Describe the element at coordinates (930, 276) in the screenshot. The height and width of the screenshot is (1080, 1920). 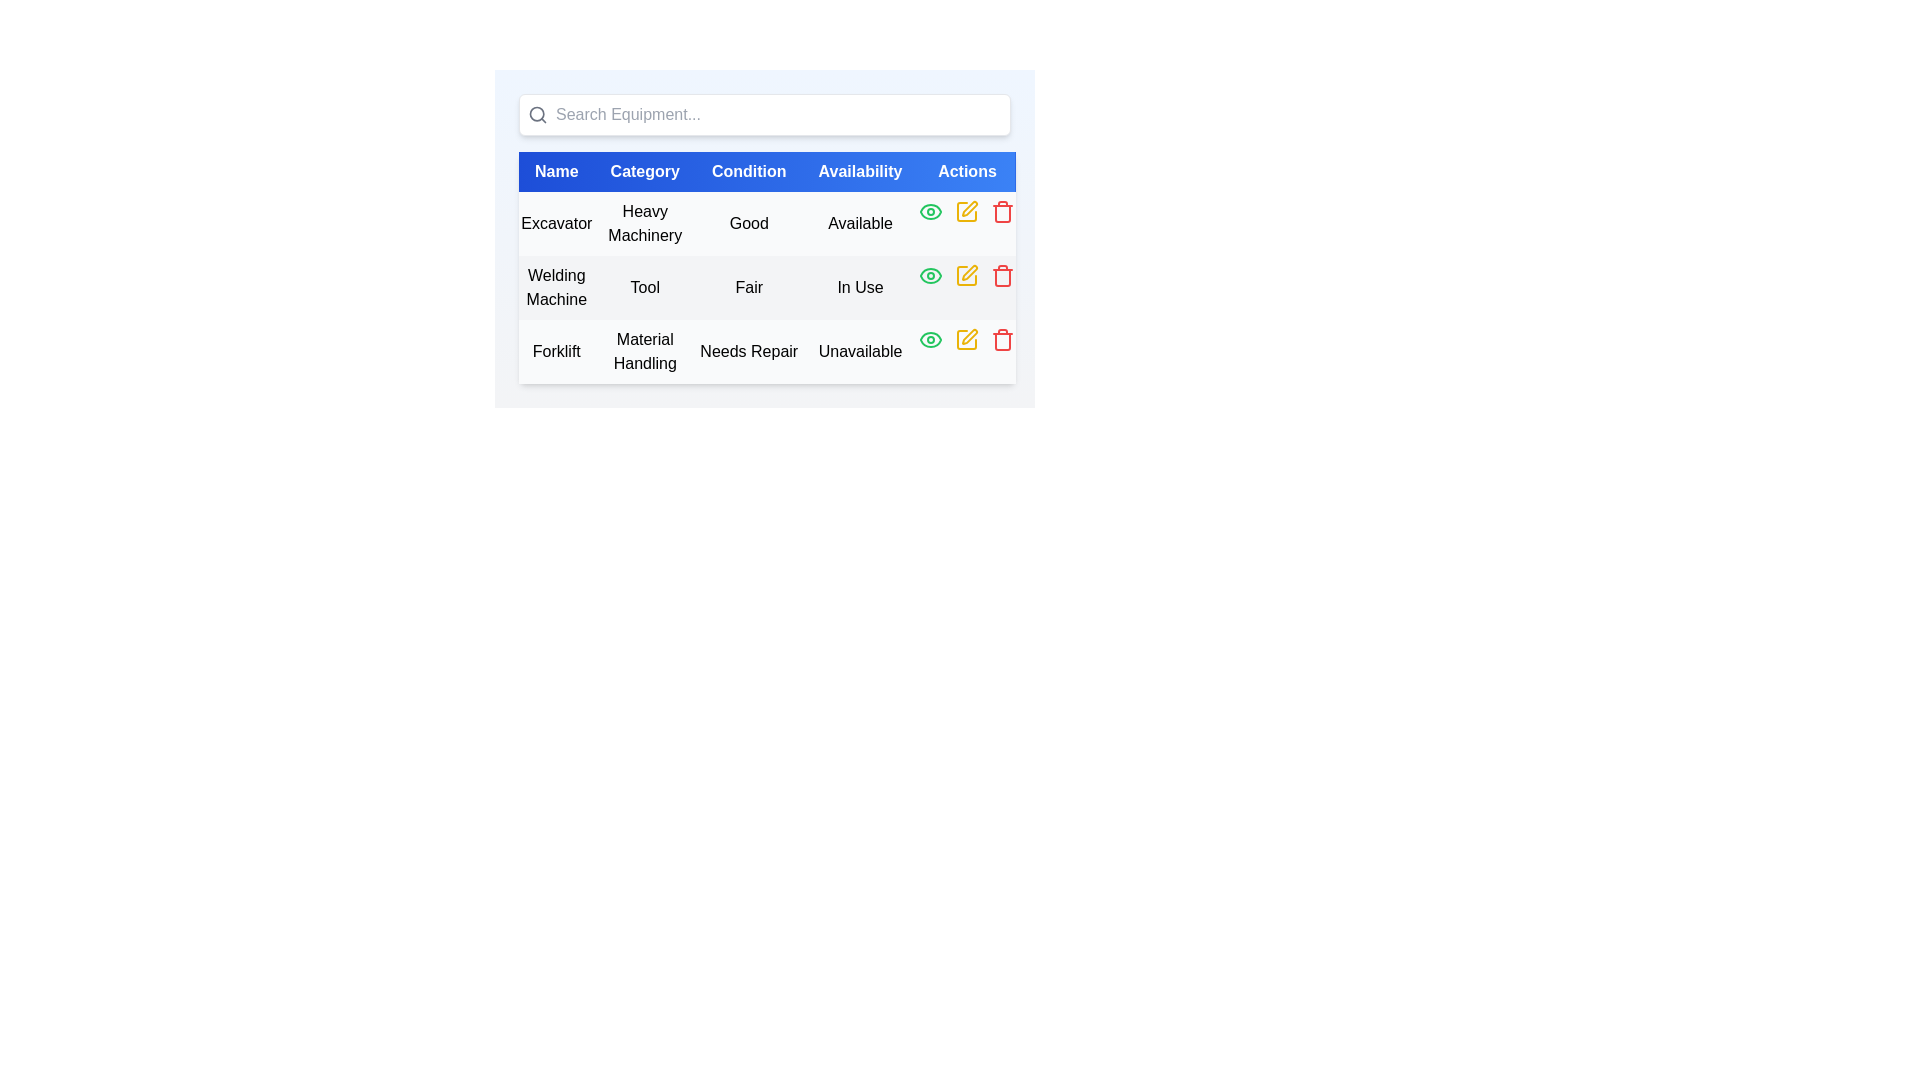
I see `the eye-shaped icon with a green stroke color in the 'Actions' column of the second row of the data table` at that location.